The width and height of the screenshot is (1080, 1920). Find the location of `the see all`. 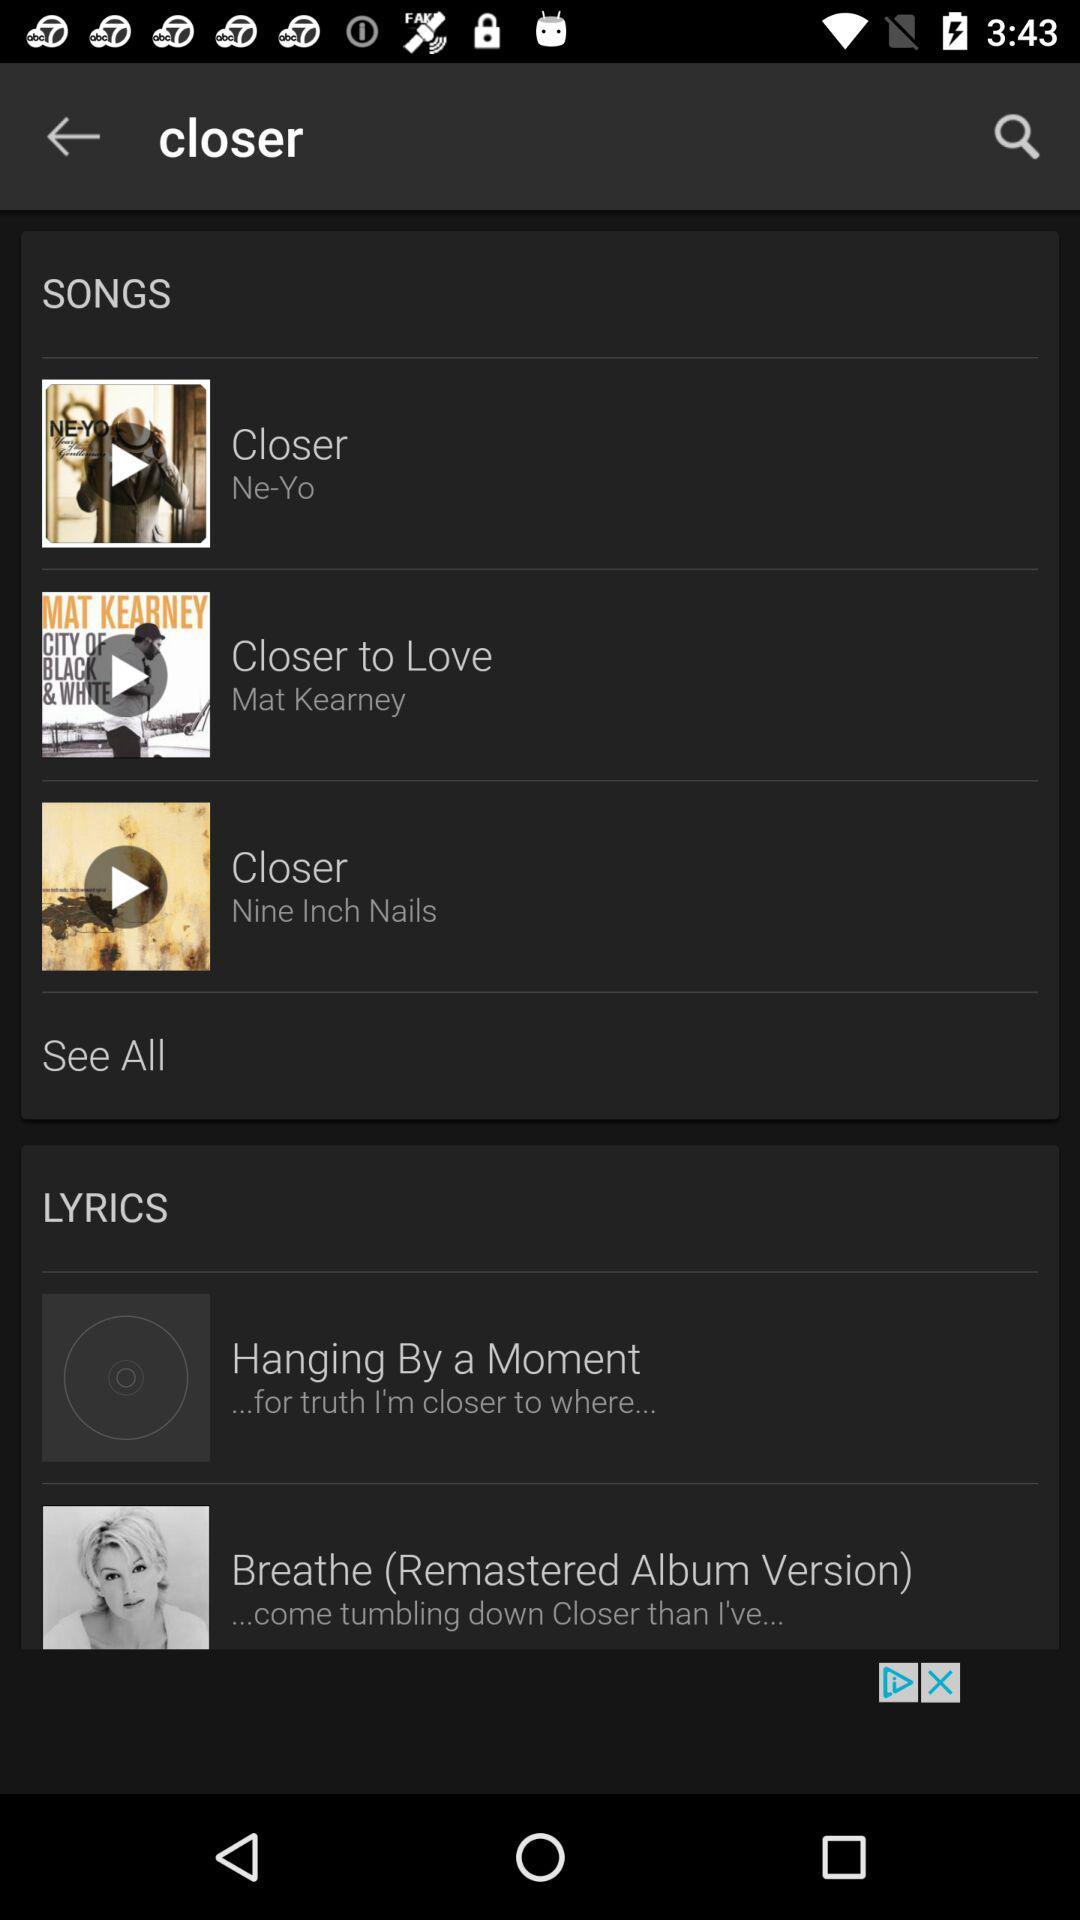

the see all is located at coordinates (540, 1055).